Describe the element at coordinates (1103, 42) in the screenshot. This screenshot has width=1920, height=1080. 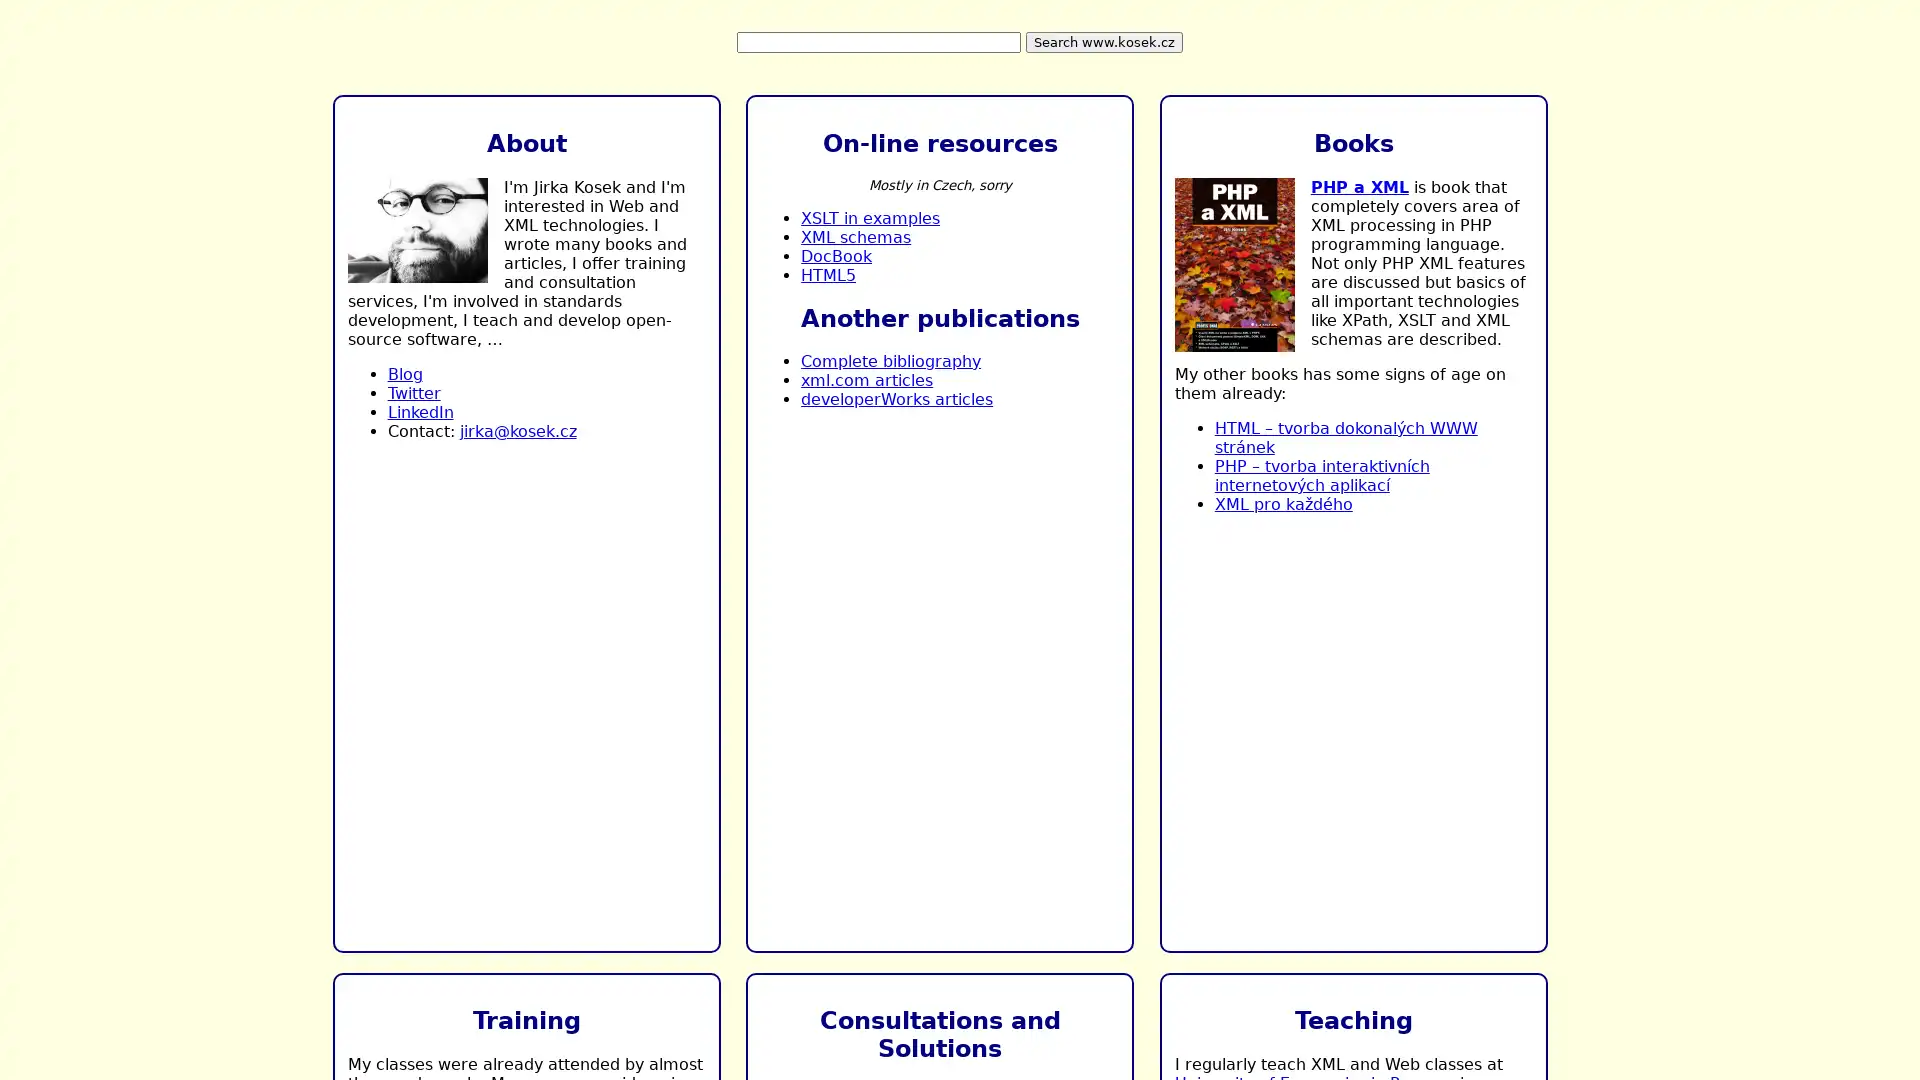
I see `Search www.kosek.cz` at that location.